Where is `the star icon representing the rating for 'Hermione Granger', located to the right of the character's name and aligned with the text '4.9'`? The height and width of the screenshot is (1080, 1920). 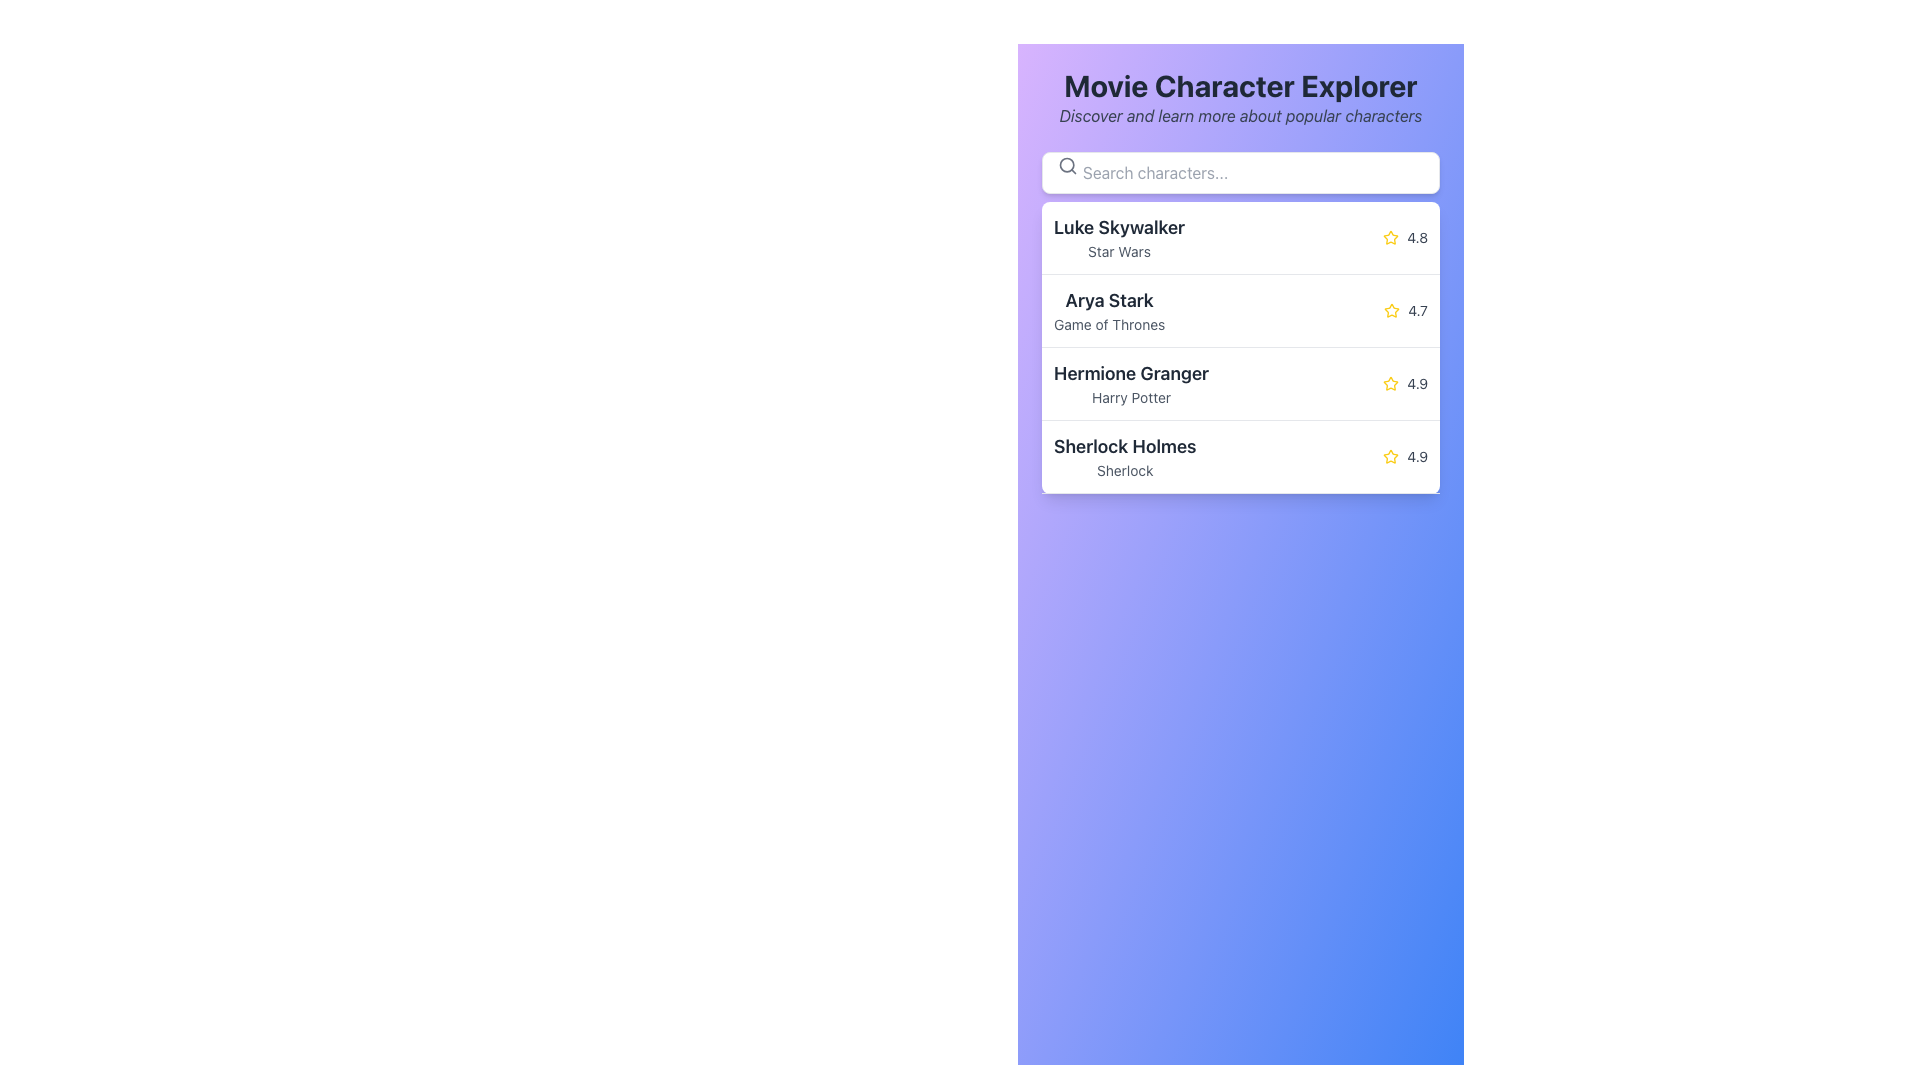 the star icon representing the rating for 'Hermione Granger', located to the right of the character's name and aligned with the text '4.9' is located at coordinates (1390, 384).